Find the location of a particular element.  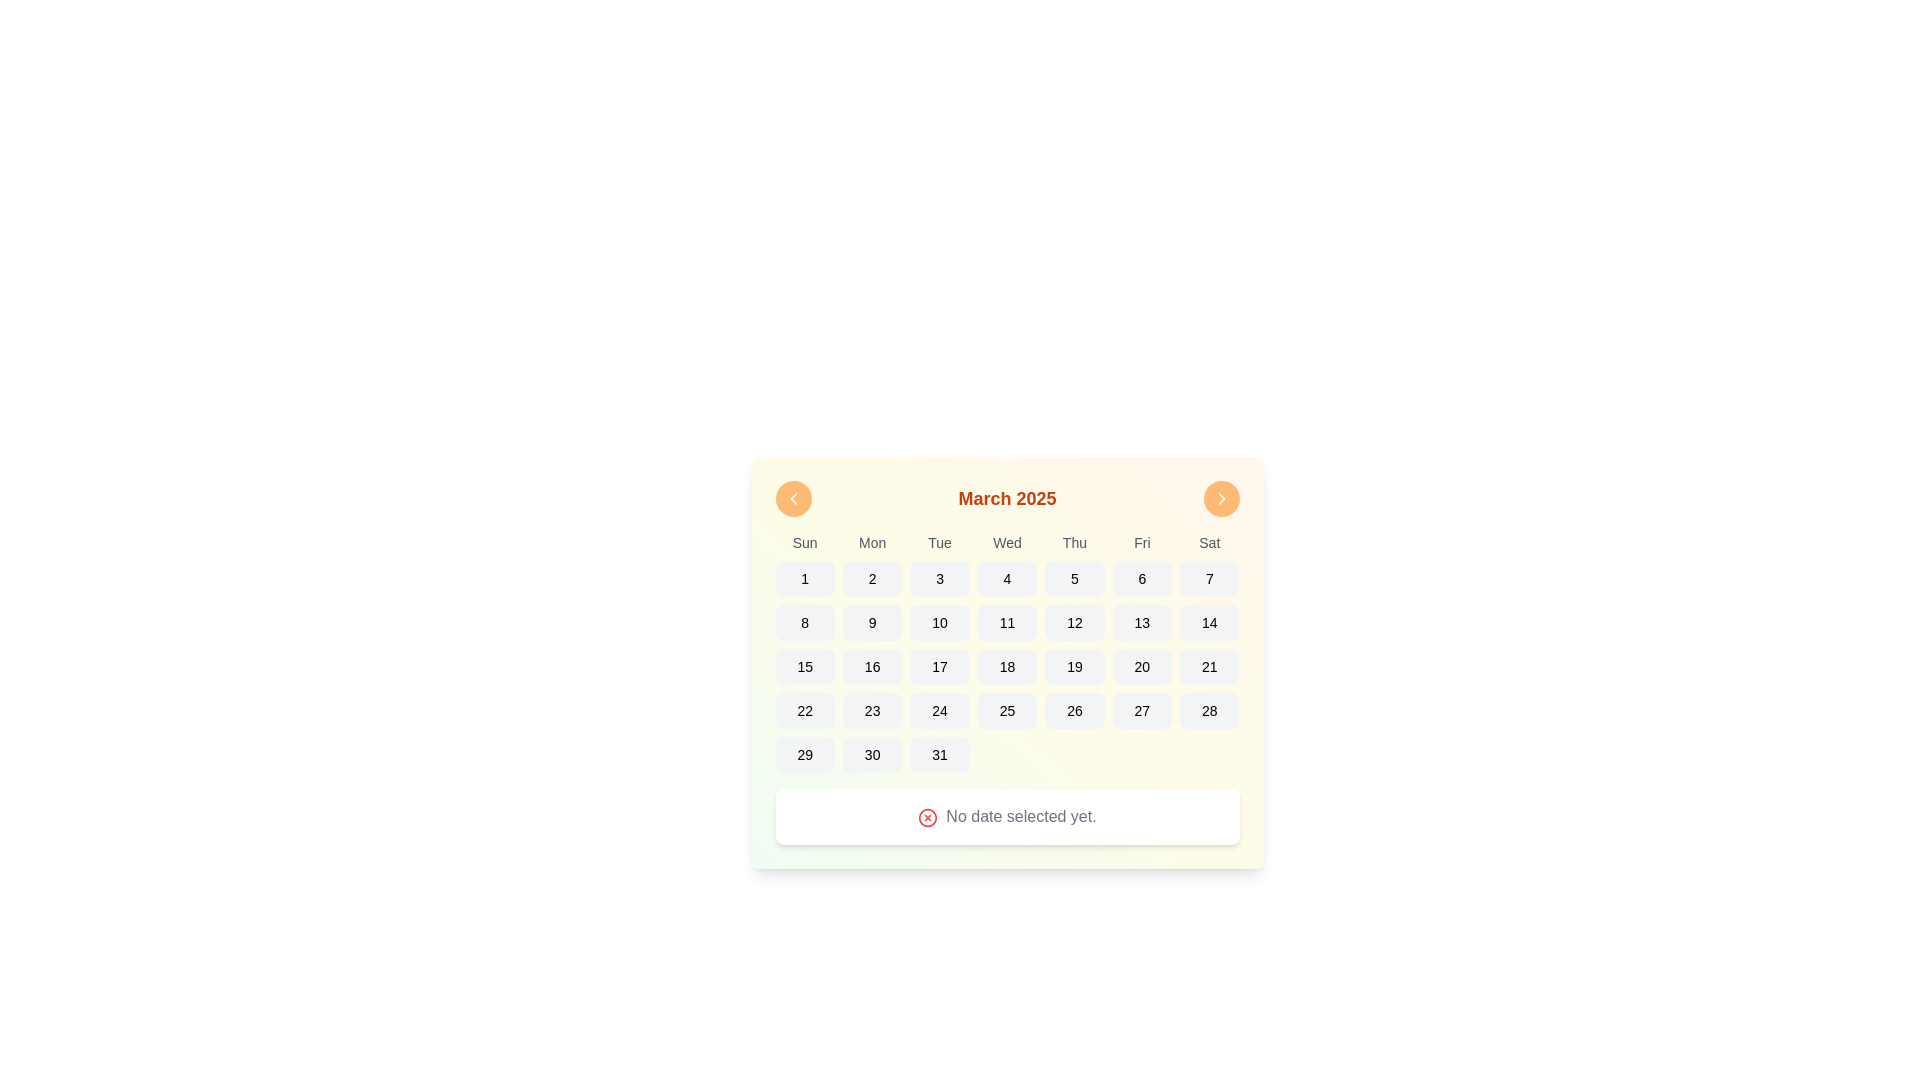

the interactive button representing March 1st, located in the first row and first column of the calendar grid under the 'Sun' header is located at coordinates (805, 578).